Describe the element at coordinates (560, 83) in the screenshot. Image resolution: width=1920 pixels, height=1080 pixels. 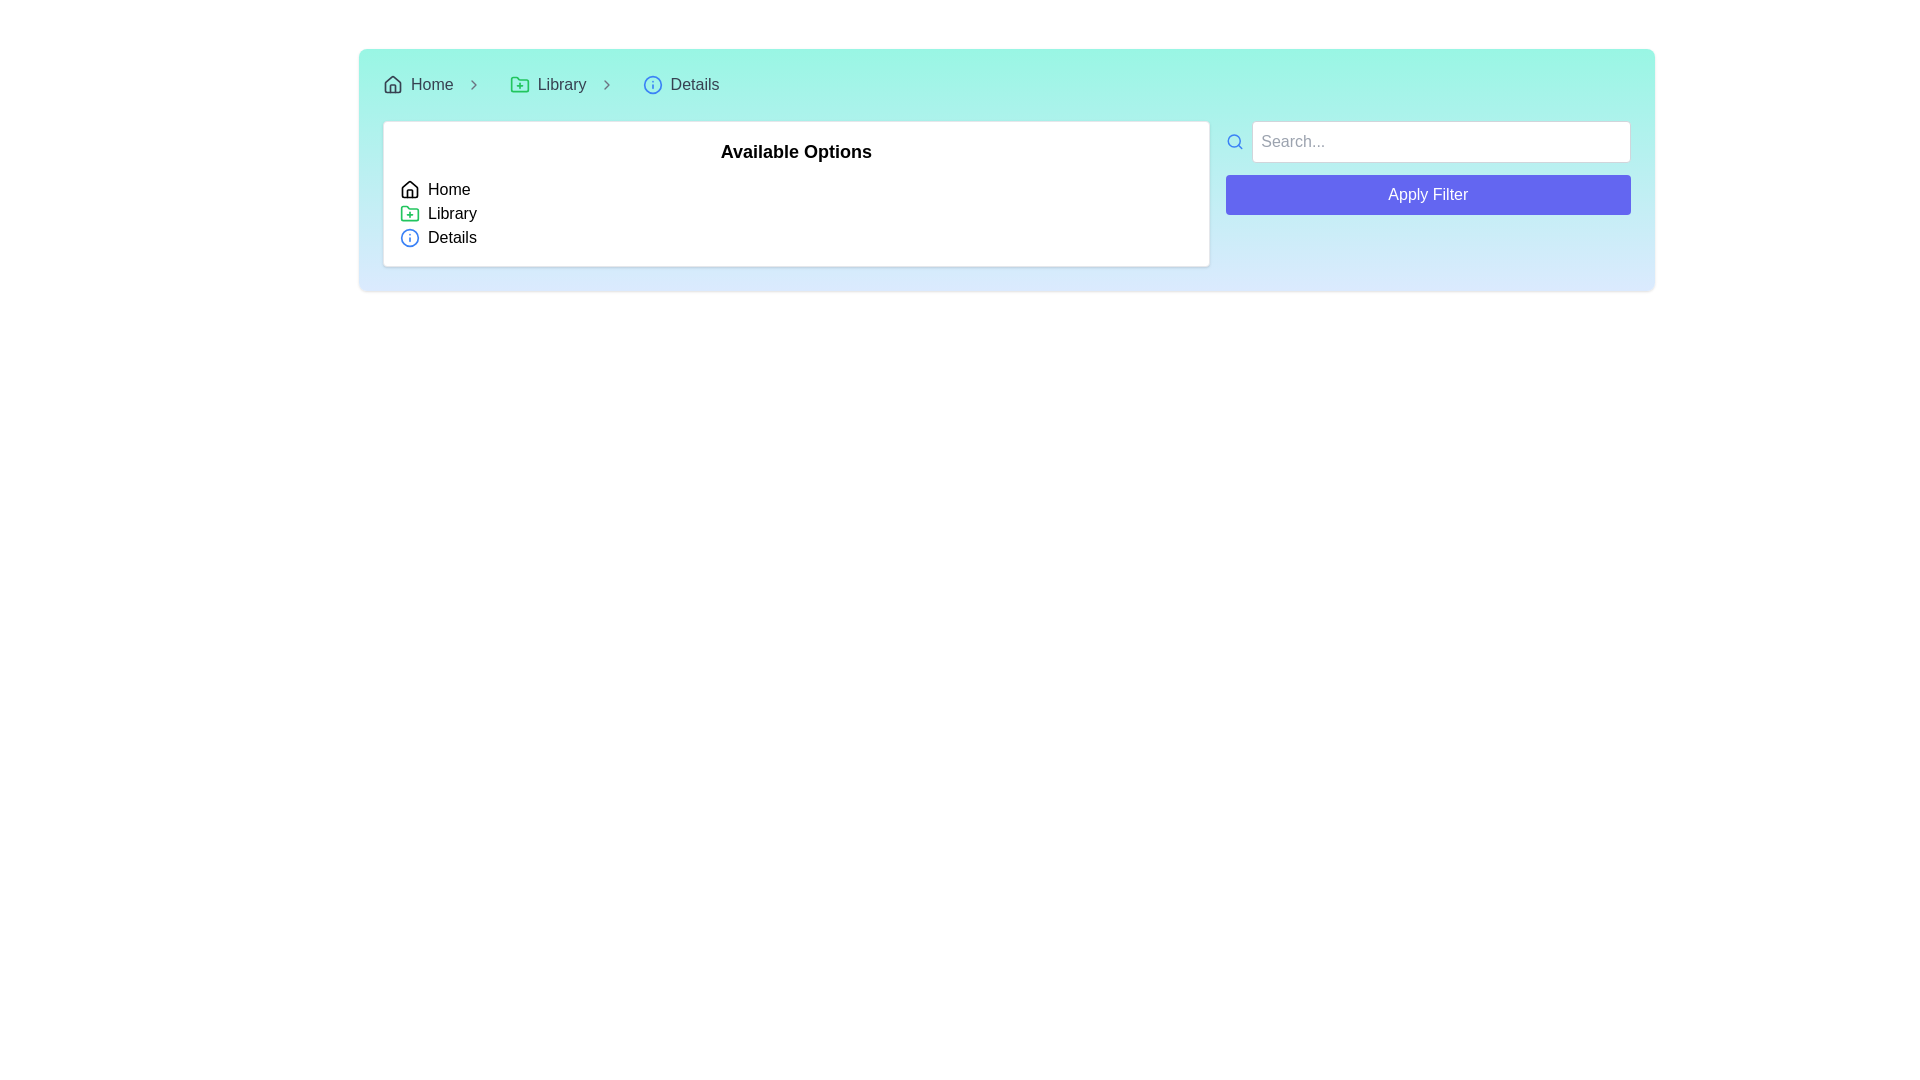
I see `the 'Library' text label within the breadcrumb navigation bar` at that location.